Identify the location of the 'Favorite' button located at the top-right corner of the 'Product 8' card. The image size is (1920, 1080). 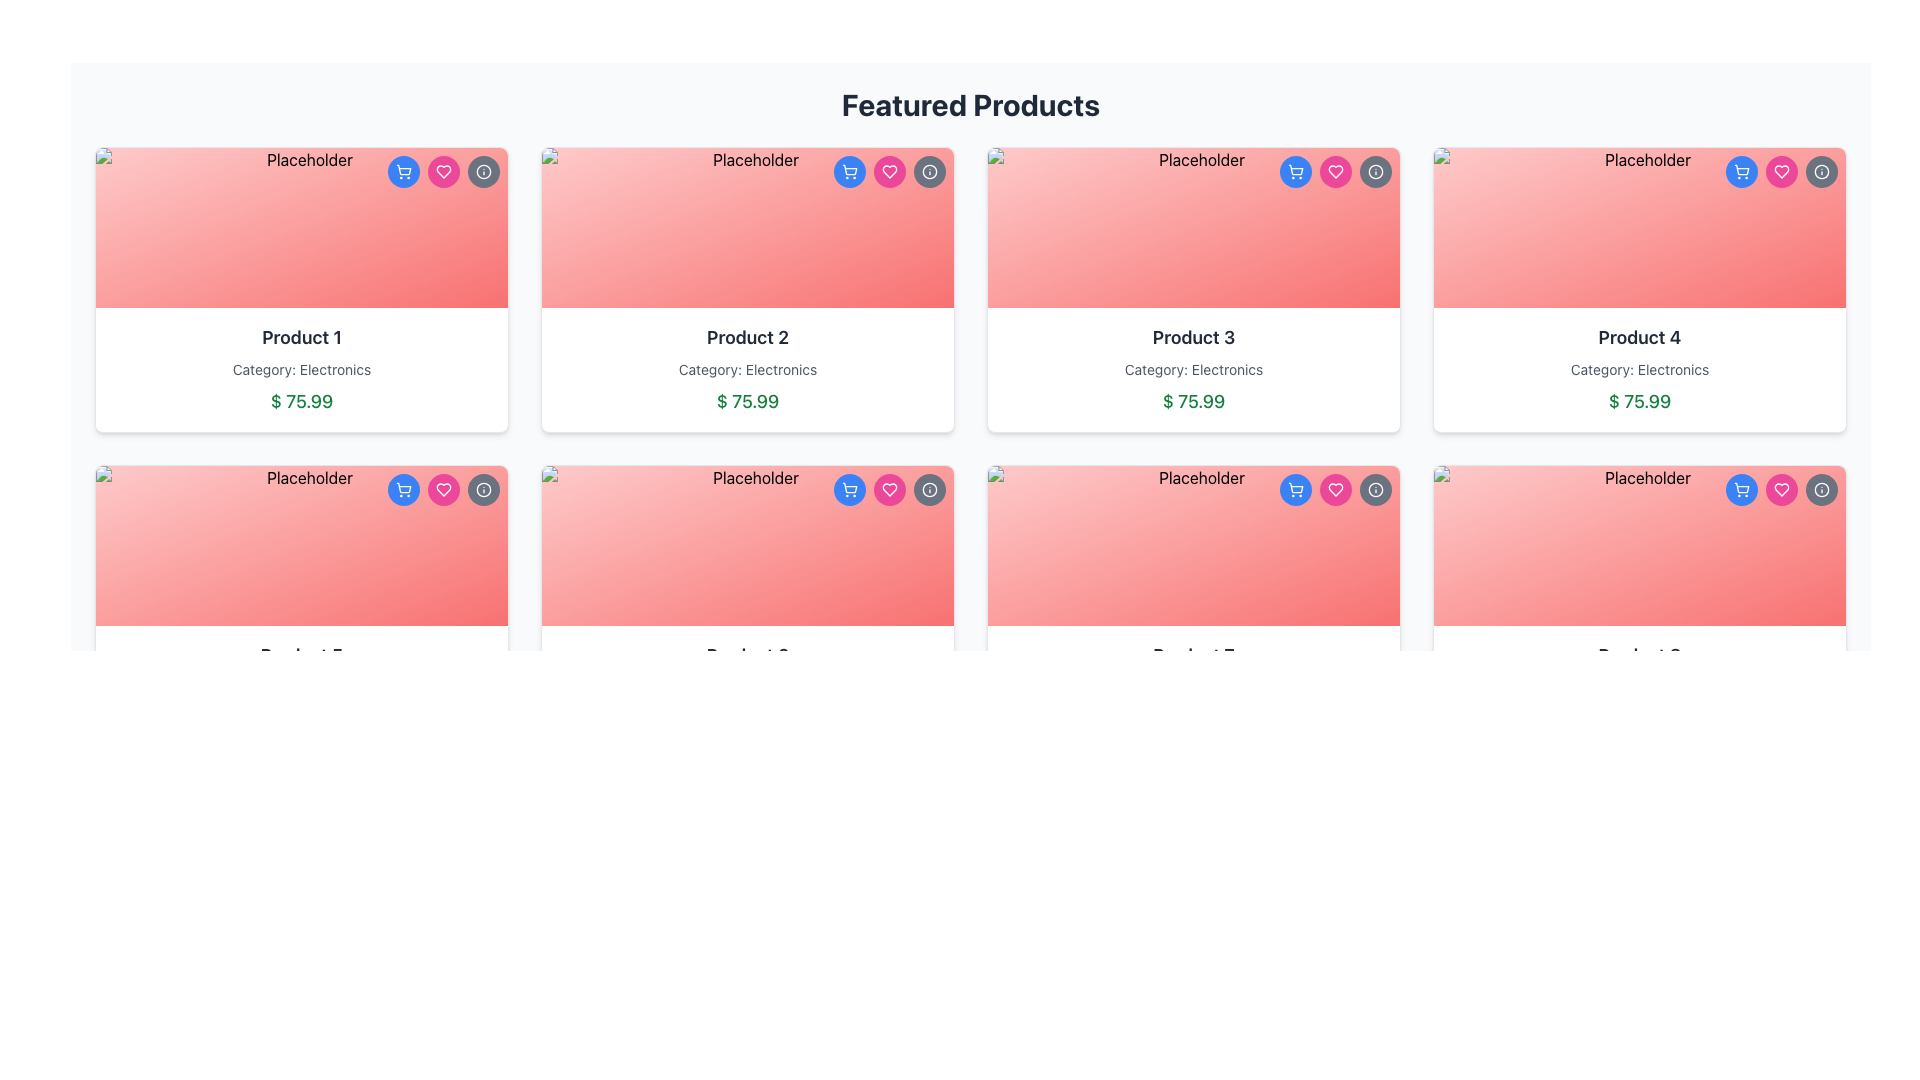
(1781, 489).